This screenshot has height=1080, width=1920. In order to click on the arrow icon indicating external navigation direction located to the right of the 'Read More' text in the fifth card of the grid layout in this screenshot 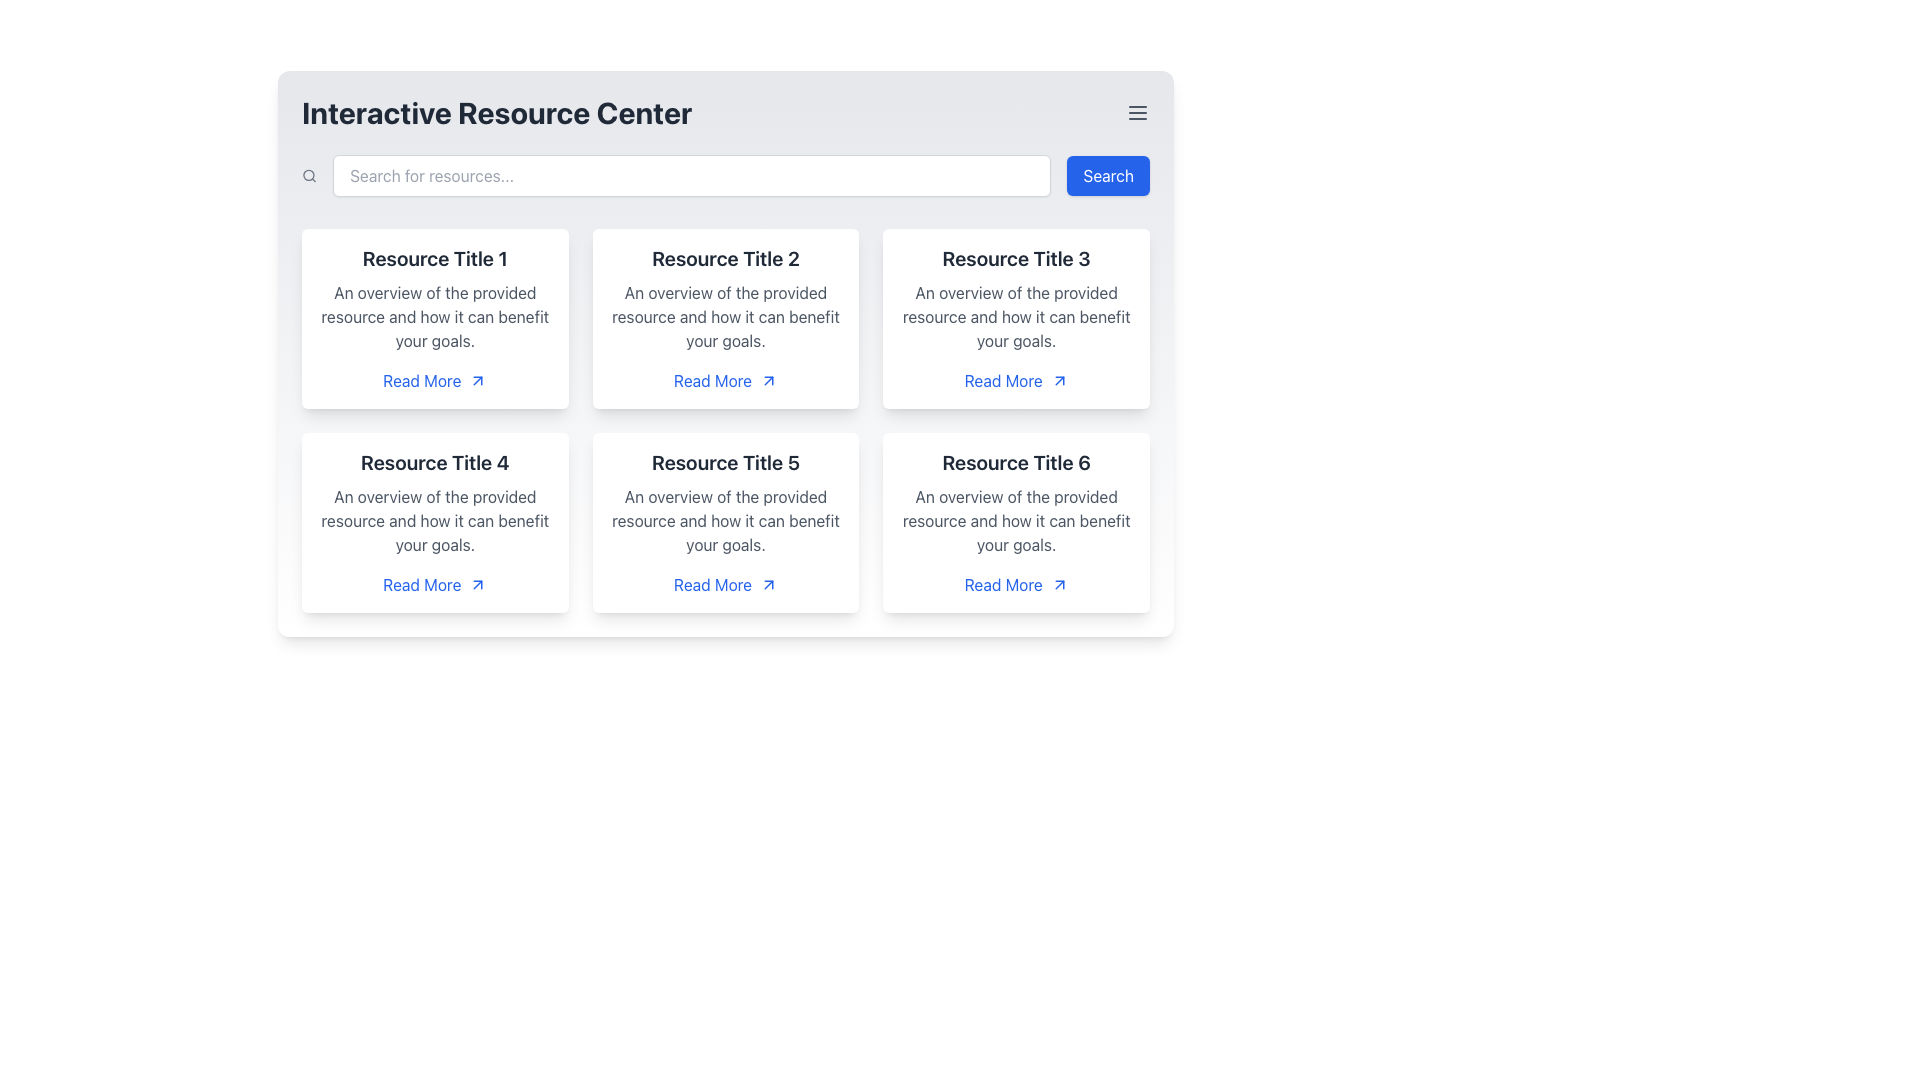, I will do `click(768, 585)`.